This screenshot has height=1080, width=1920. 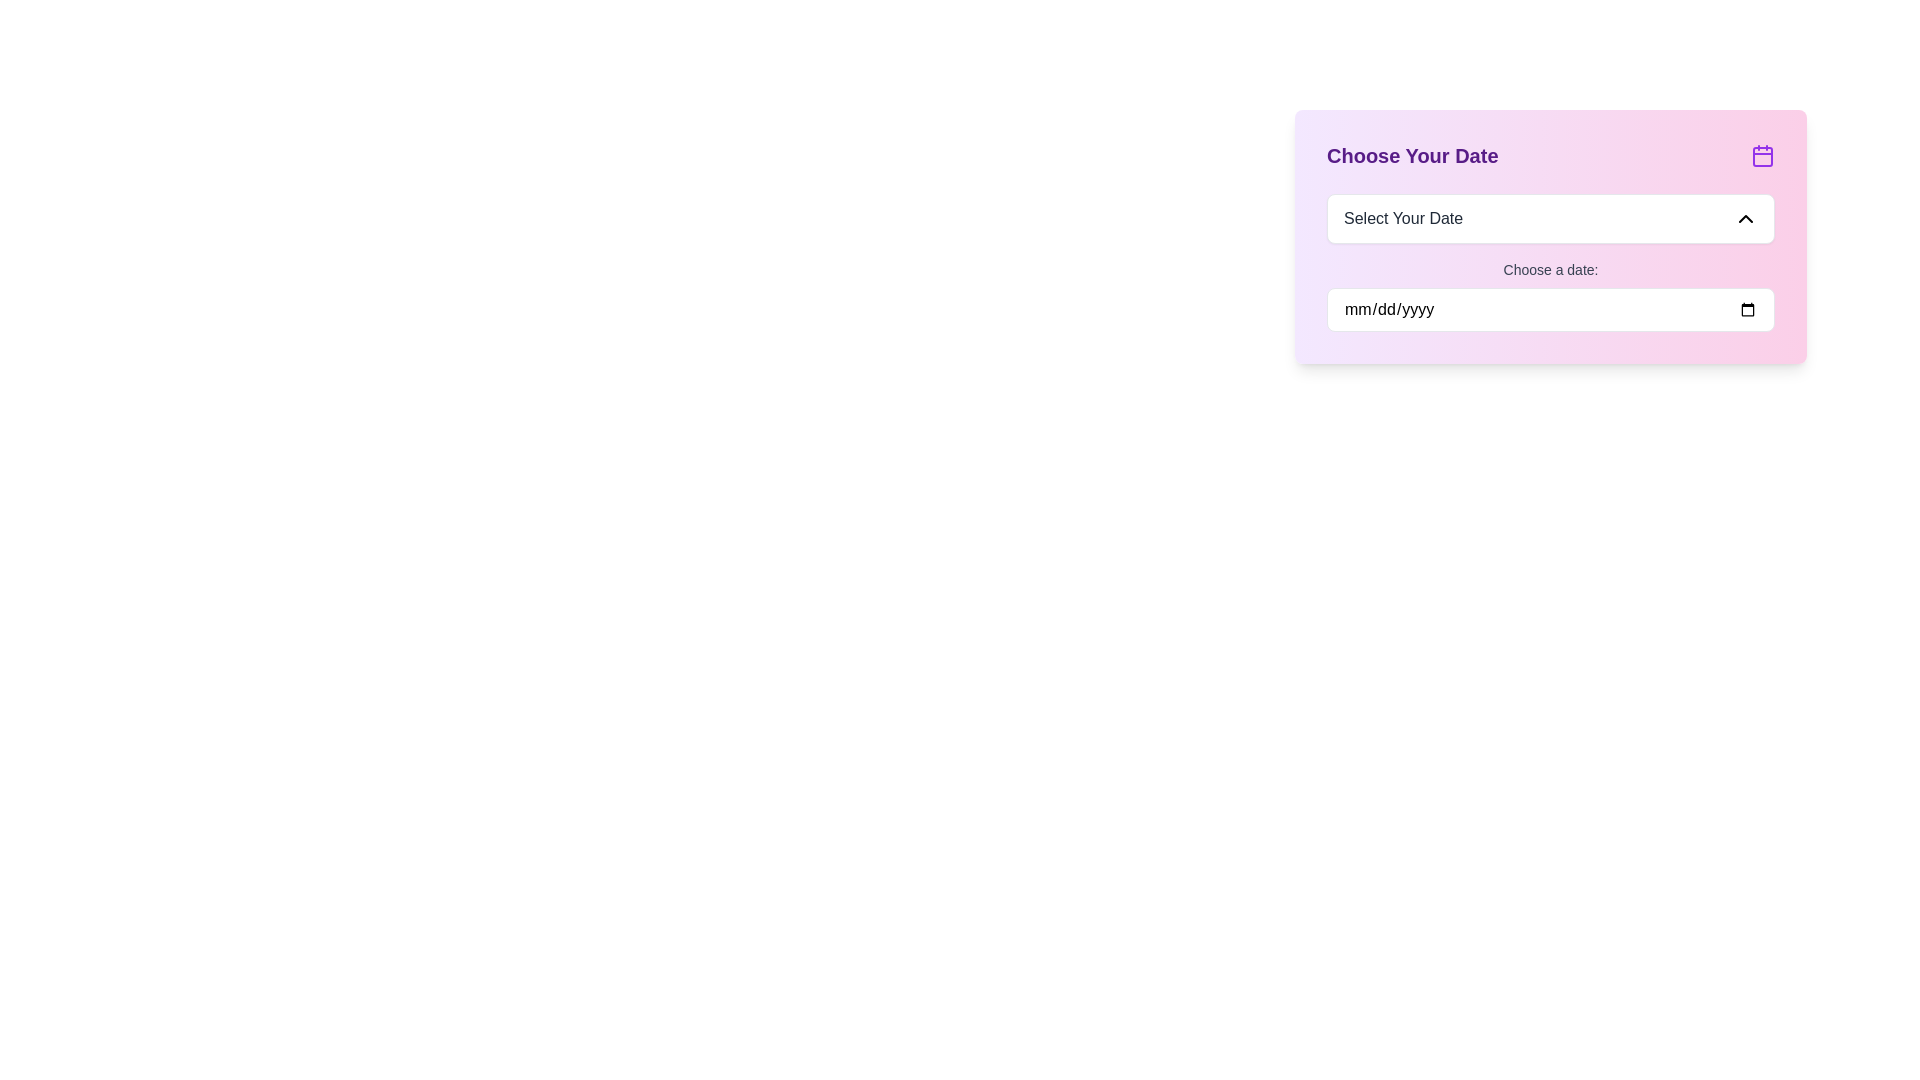 I want to click on the calendar icon located at the top-right corner of the 'Choose Your Date' card, characterized by its clean, minimalist design with purple outlines and a white background, so click(x=1762, y=154).